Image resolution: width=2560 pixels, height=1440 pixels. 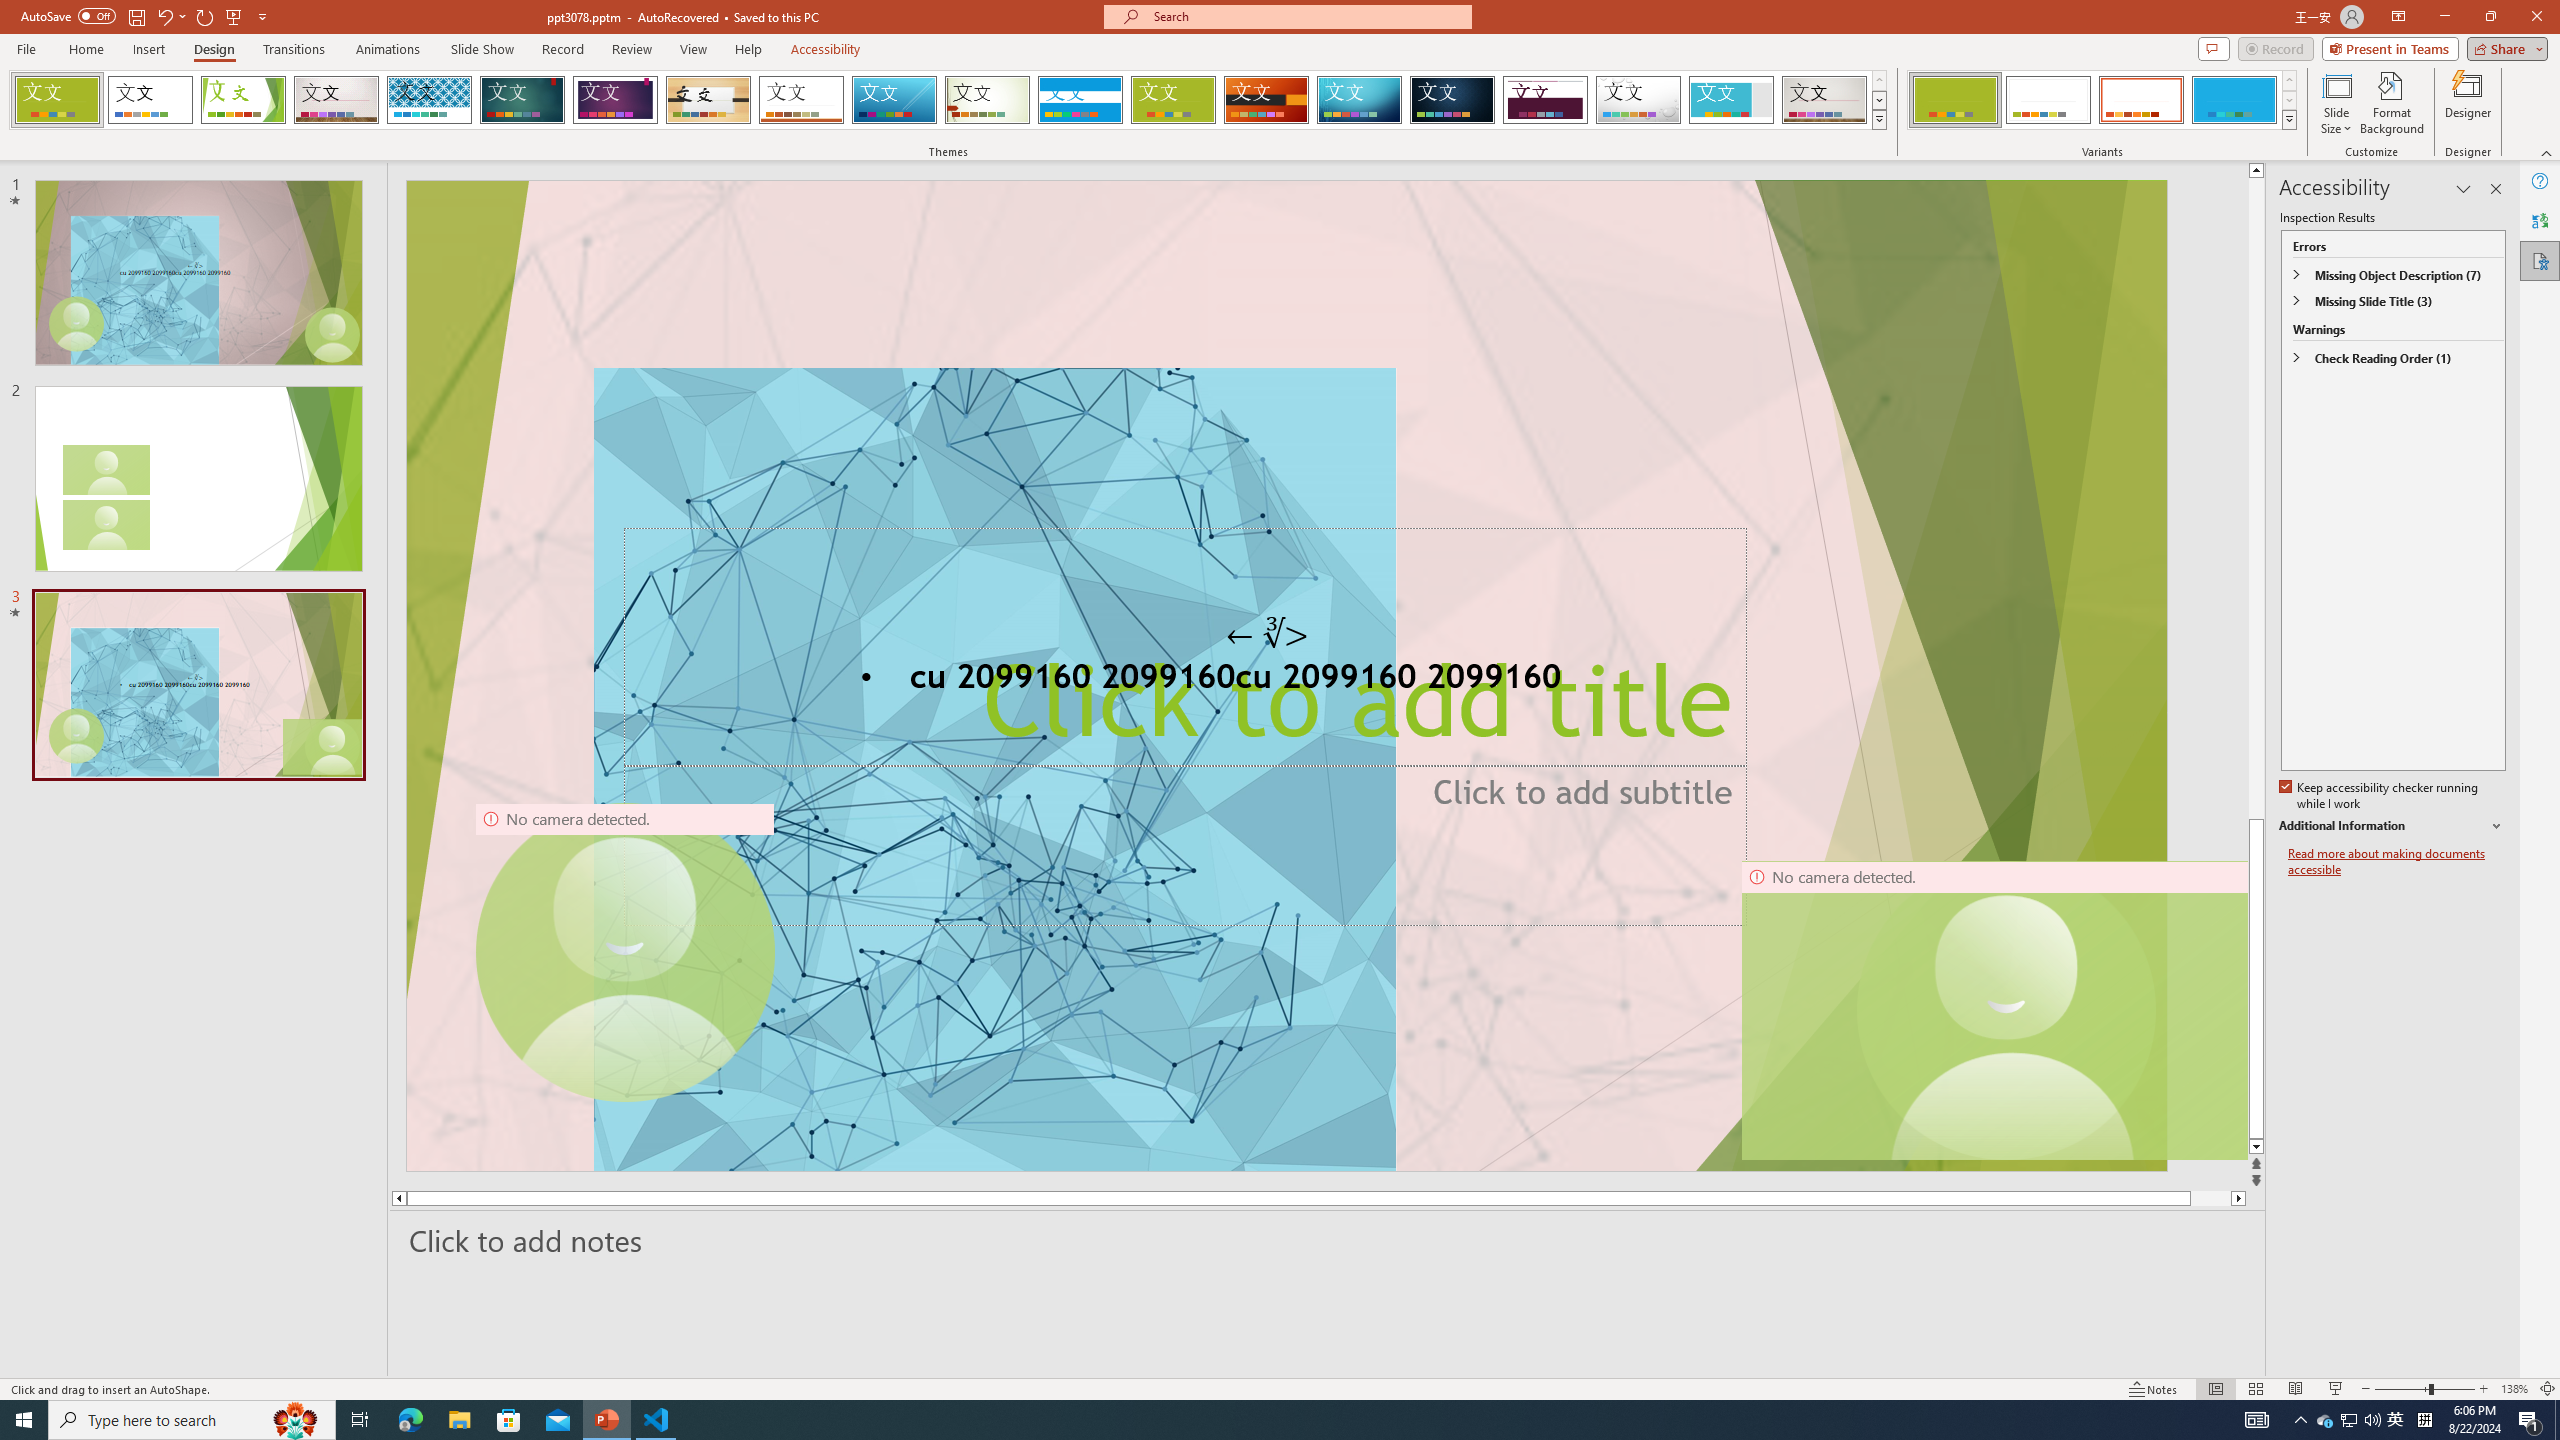 What do you see at coordinates (2539, 221) in the screenshot?
I see `'Translator'` at bounding box center [2539, 221].